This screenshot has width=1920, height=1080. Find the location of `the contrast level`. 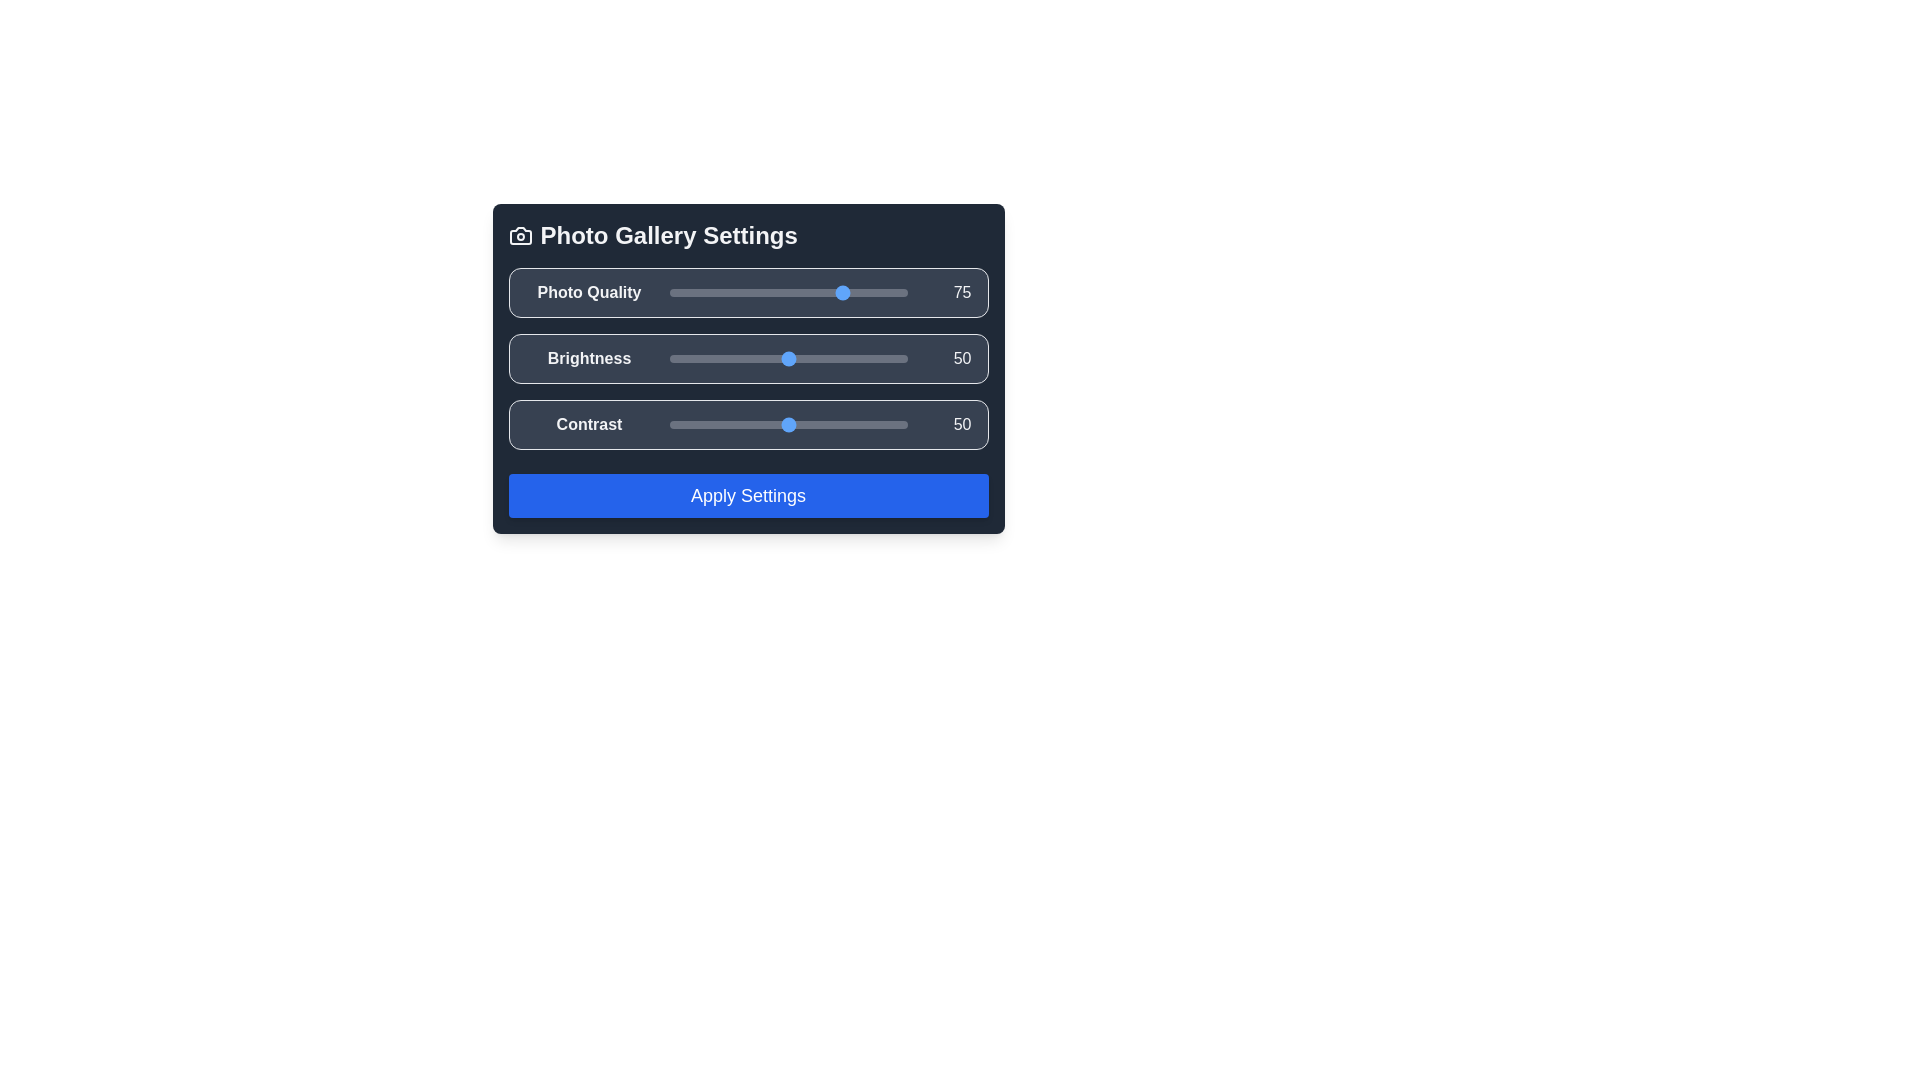

the contrast level is located at coordinates (777, 423).